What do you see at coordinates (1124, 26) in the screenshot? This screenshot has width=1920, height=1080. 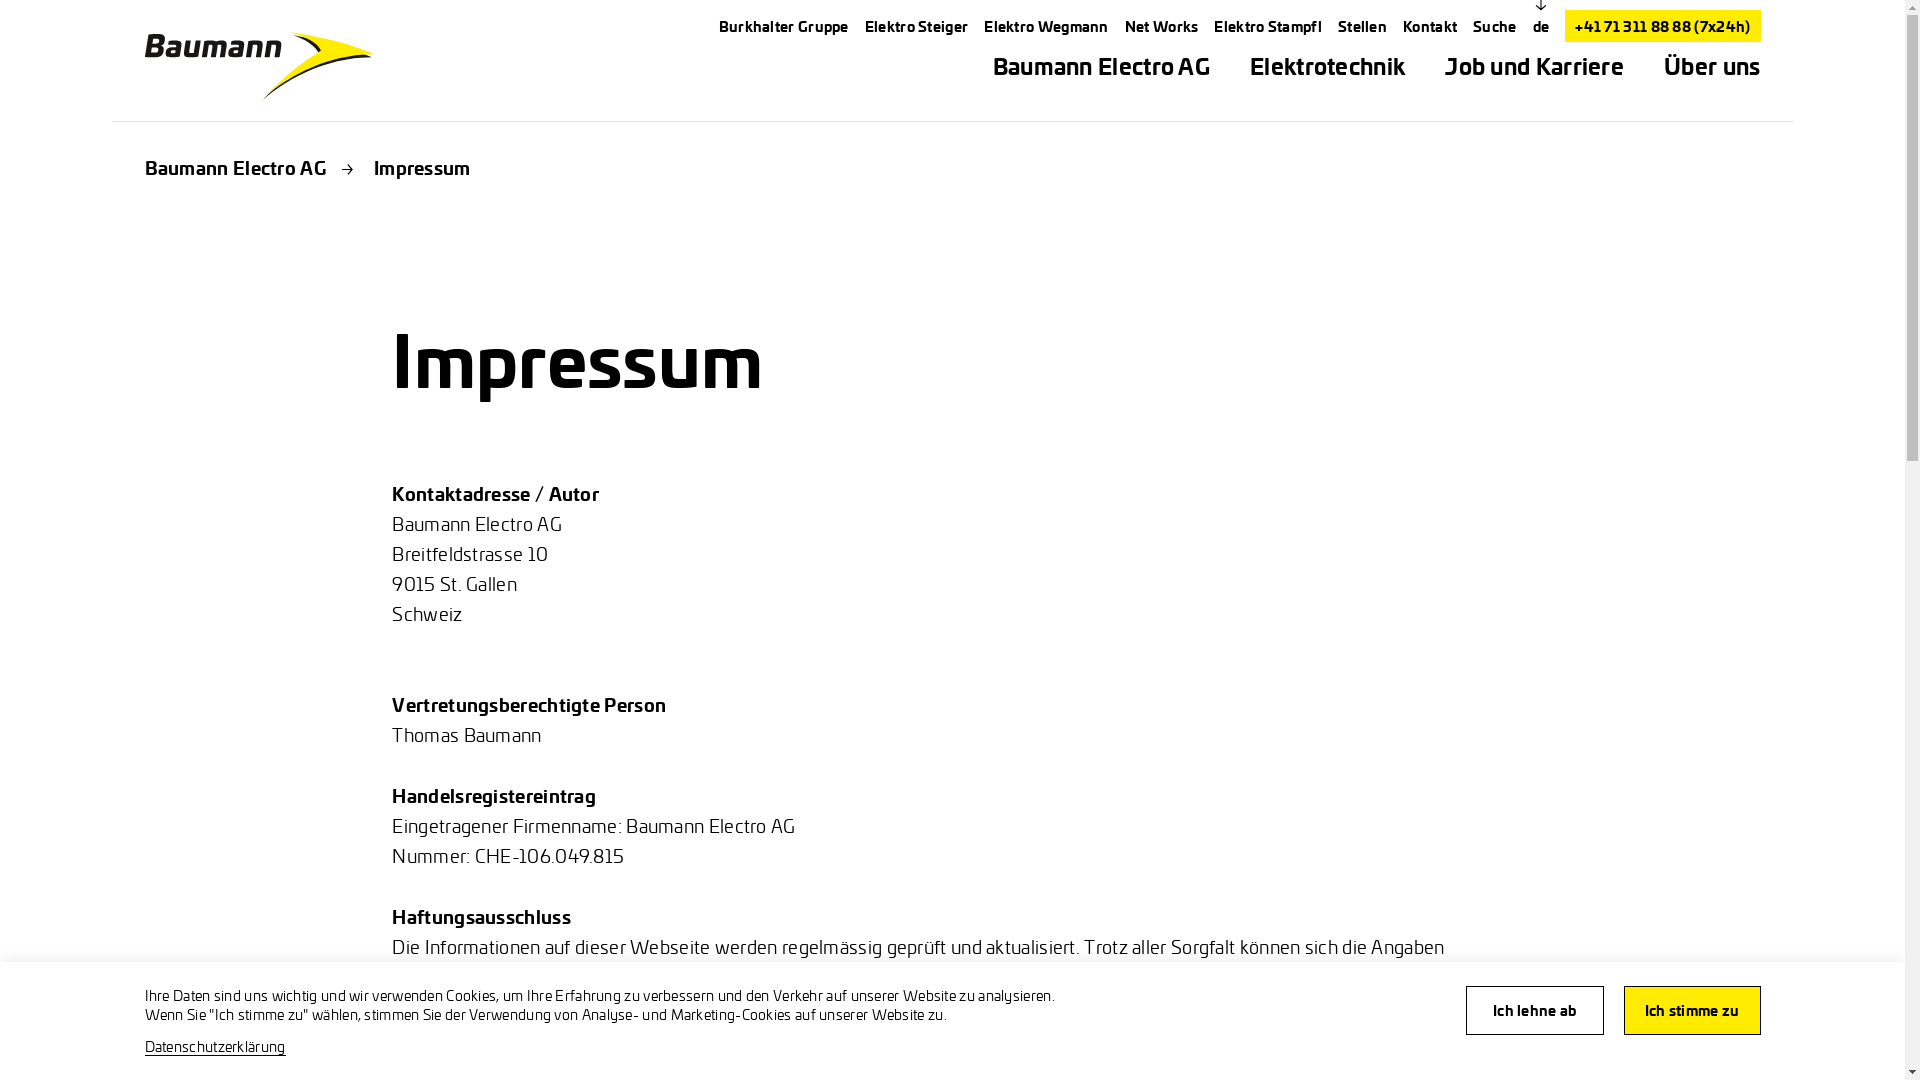 I see `'Net Works'` at bounding box center [1124, 26].